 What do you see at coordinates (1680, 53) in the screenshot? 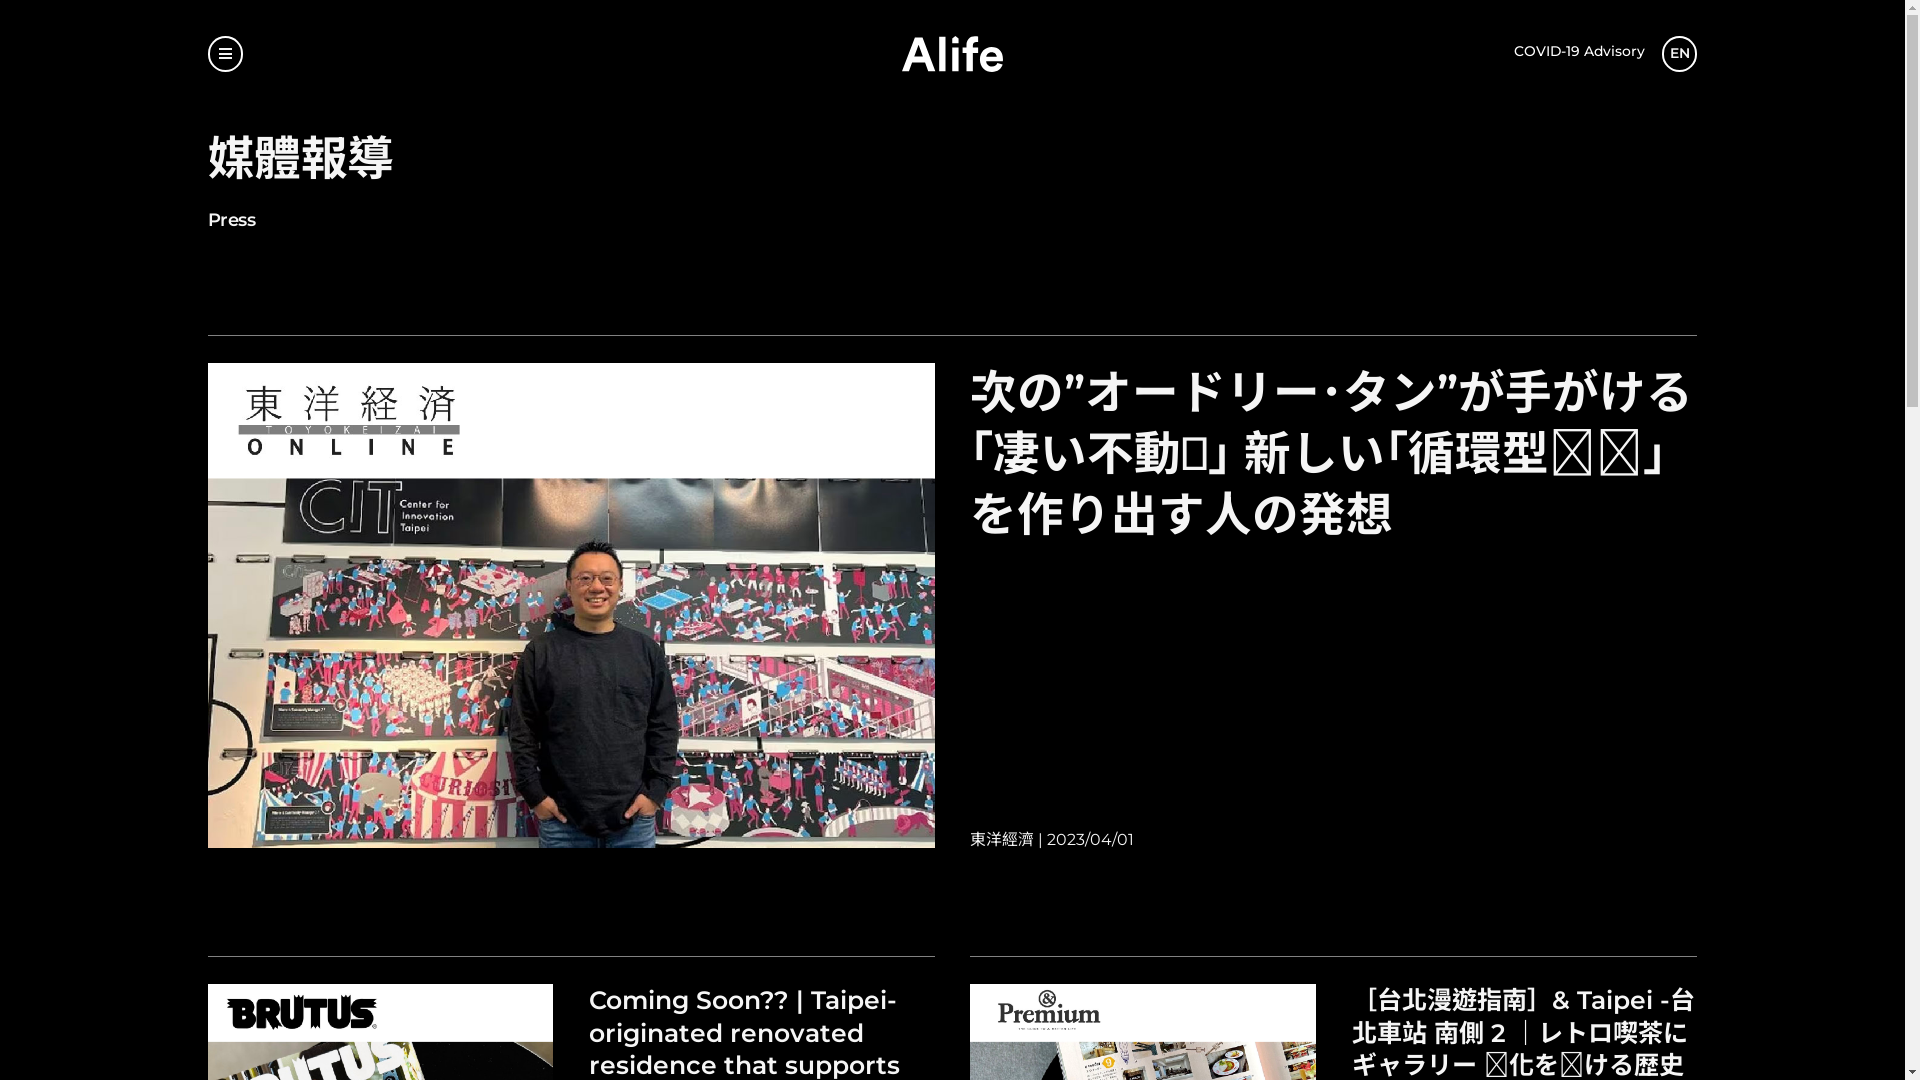
I see `'EN'` at bounding box center [1680, 53].